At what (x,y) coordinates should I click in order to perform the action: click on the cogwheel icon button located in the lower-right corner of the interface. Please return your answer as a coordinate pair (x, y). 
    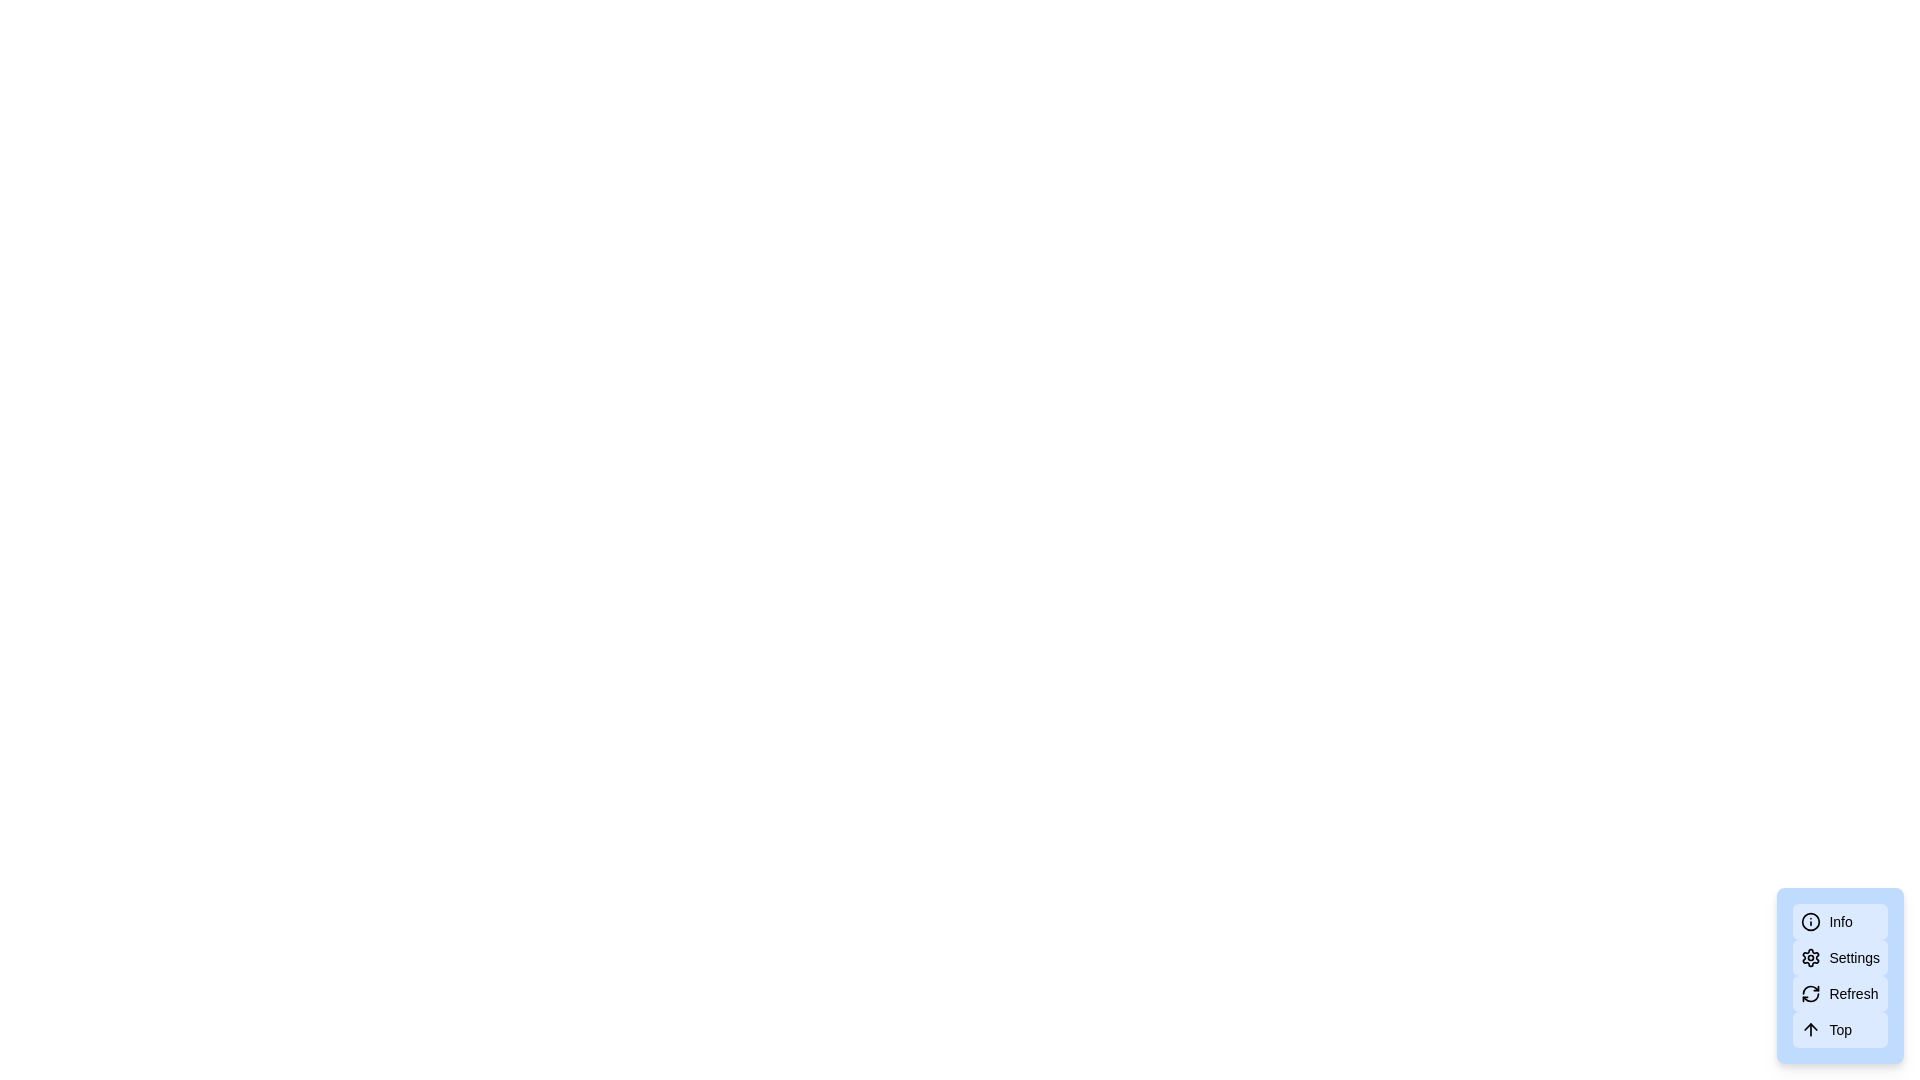
    Looking at the image, I should click on (1811, 956).